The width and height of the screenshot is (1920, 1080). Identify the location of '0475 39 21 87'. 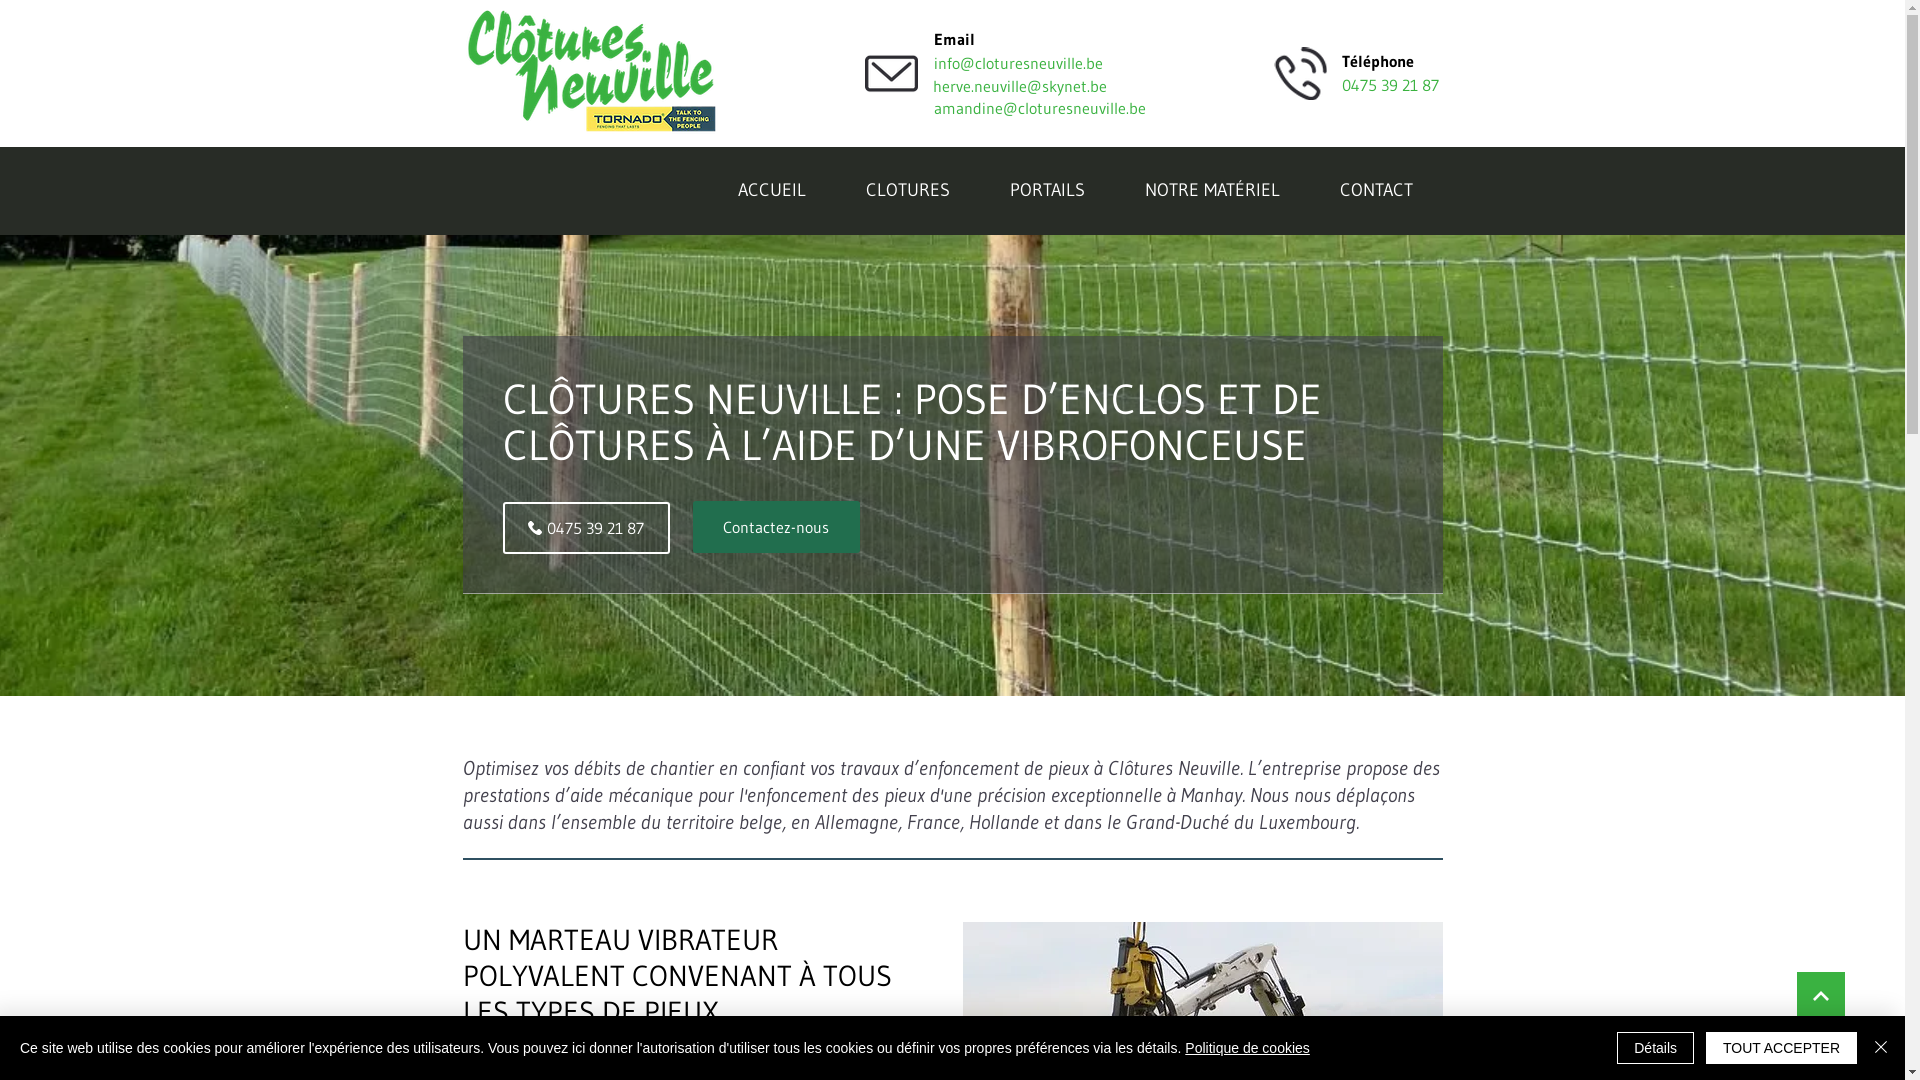
(584, 527).